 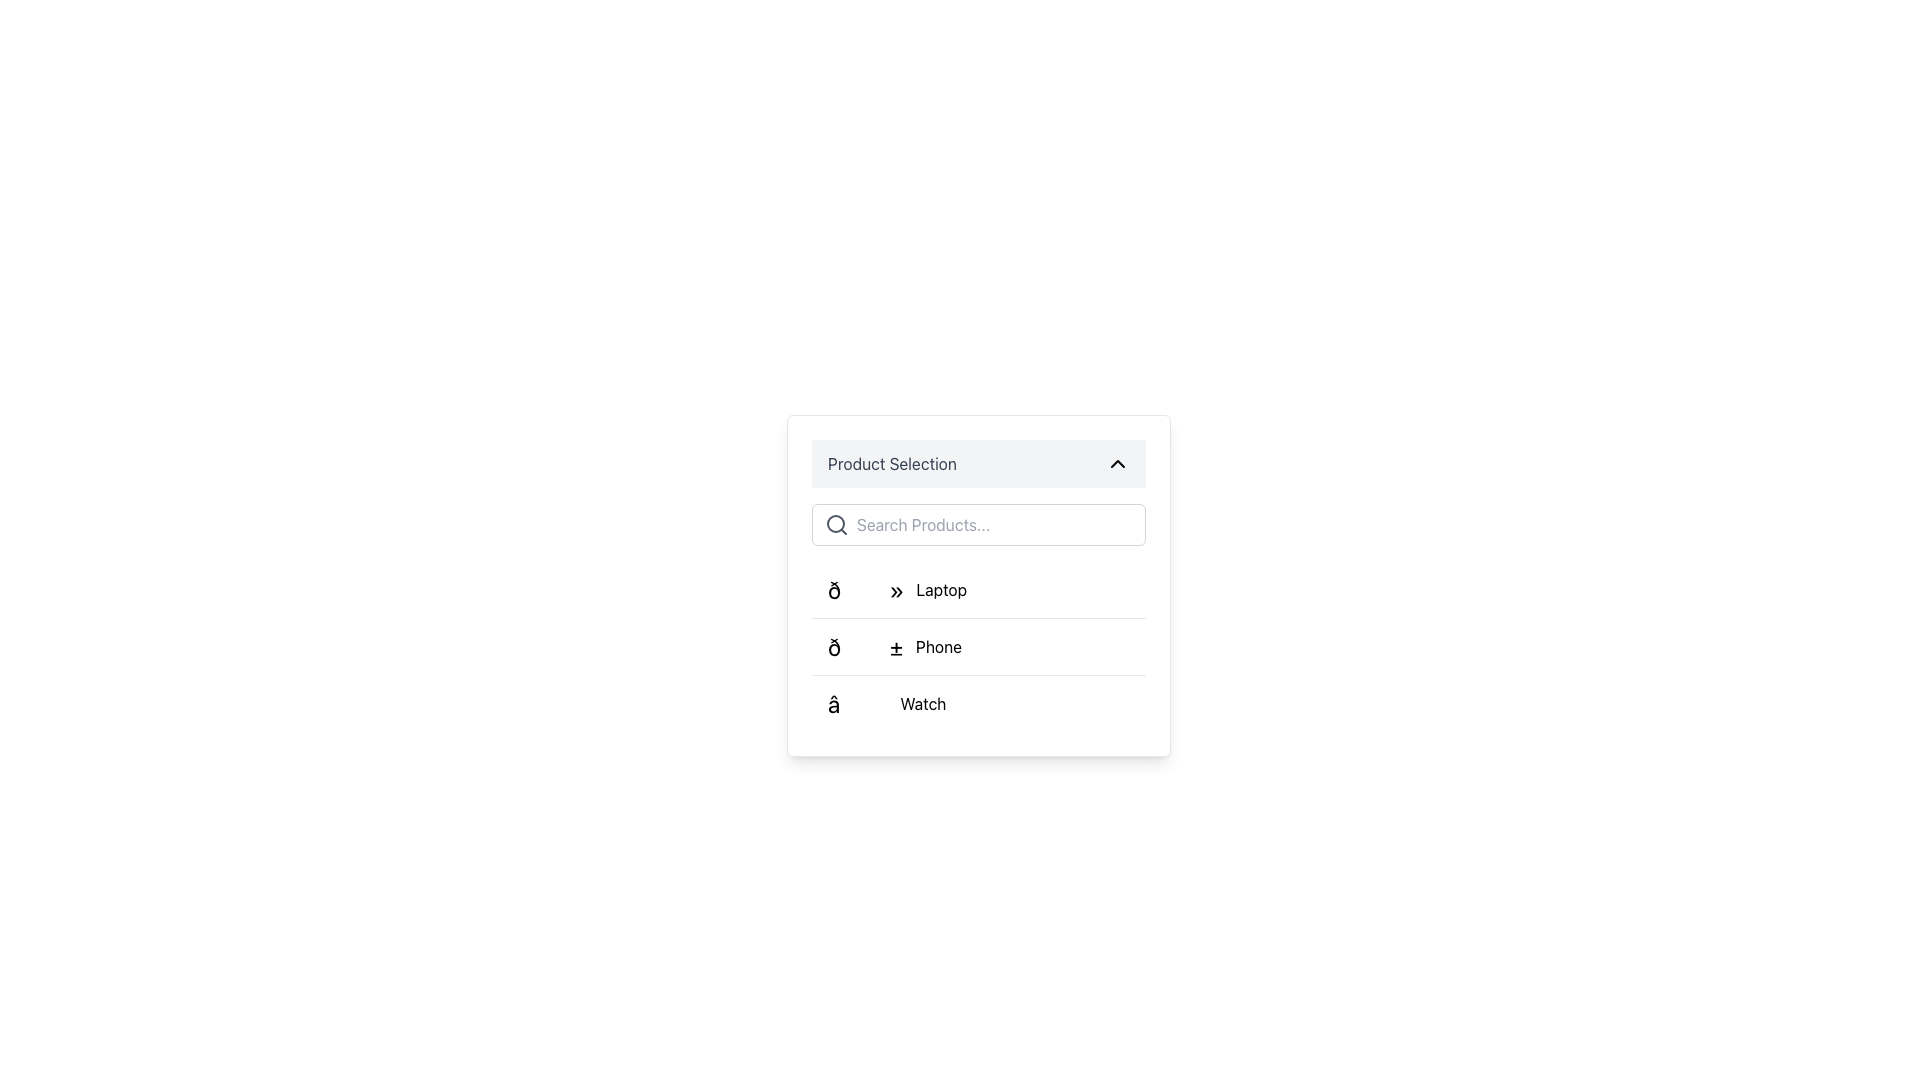 What do you see at coordinates (979, 523) in the screenshot?
I see `the search input field with a gray border and rounded corners located at the top of the 'Product Selection' dropdown menu to focus and type a query` at bounding box center [979, 523].